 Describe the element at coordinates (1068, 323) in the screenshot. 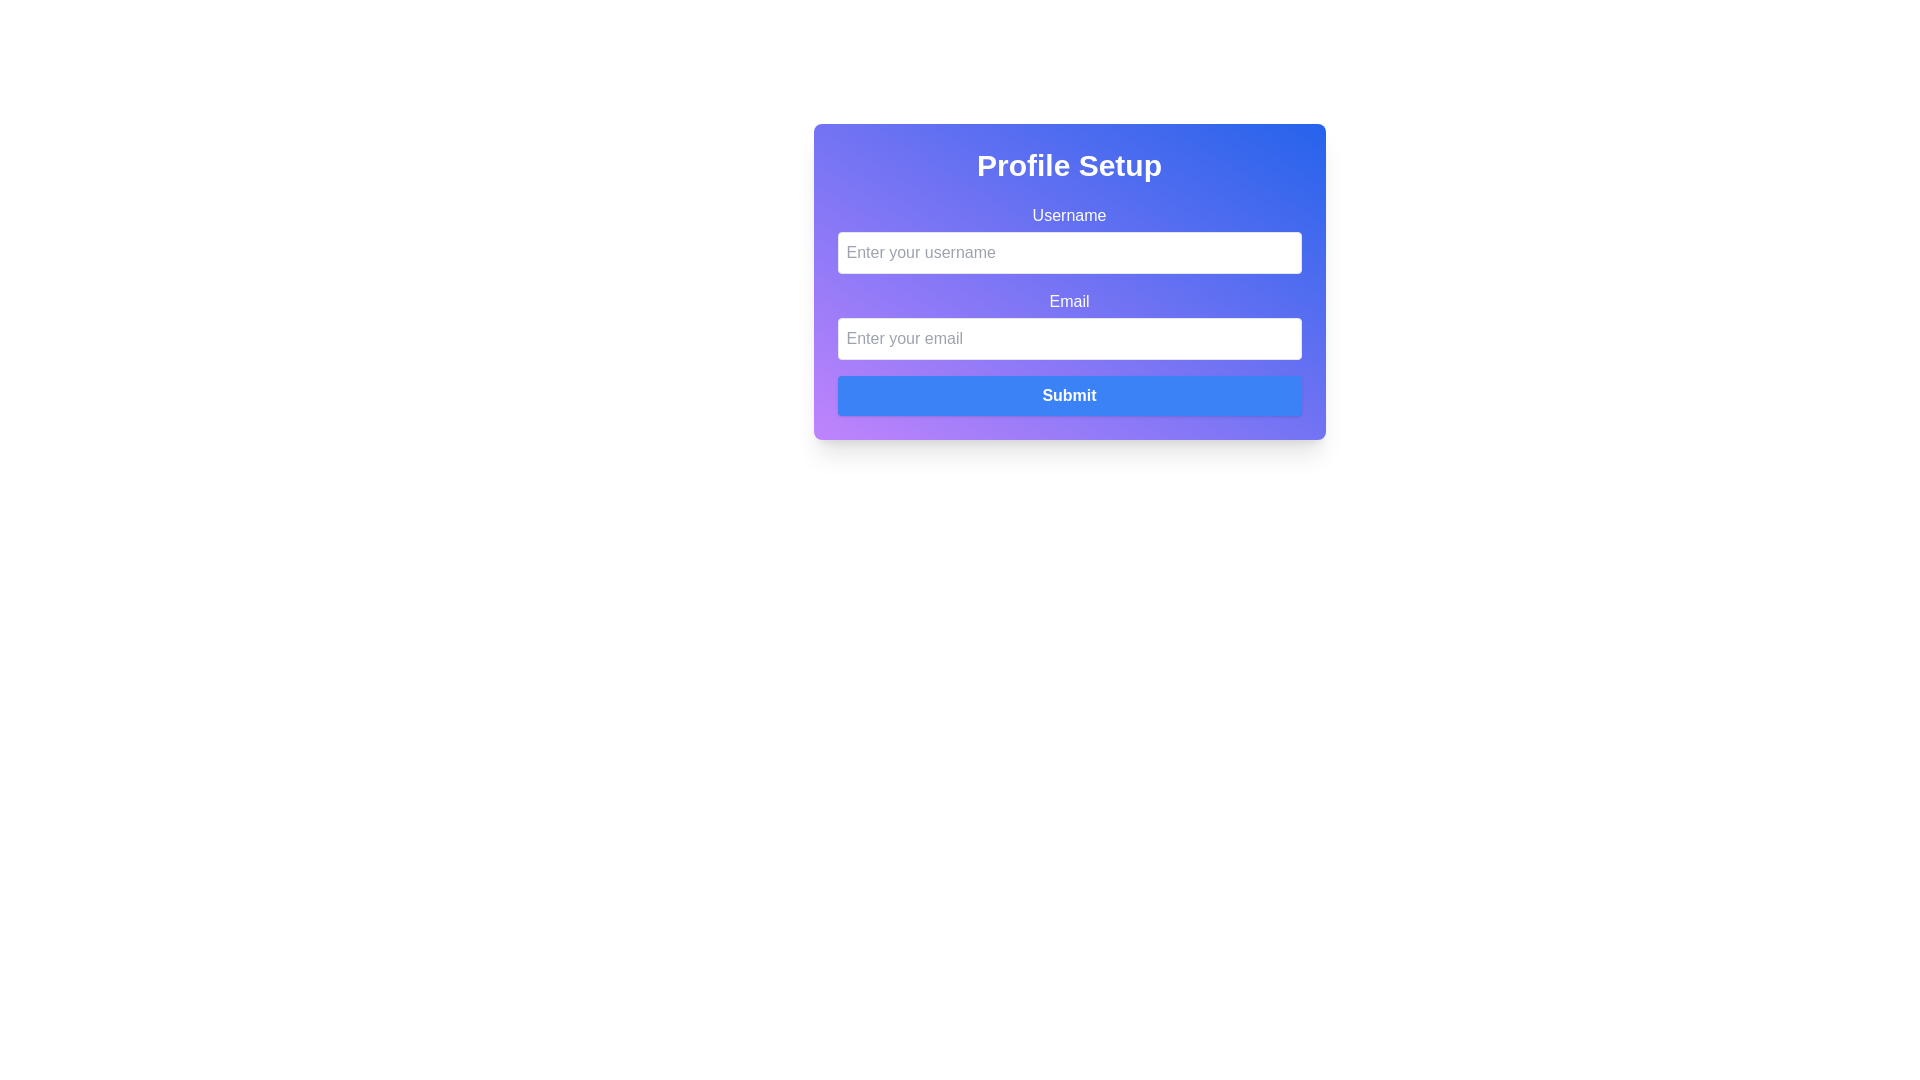

I see `the 'Email' input field, which is a labeled rectangular box with a rounded edge and placeholder text 'Enter your email', located below the Username field and above the blue Submit button` at that location.